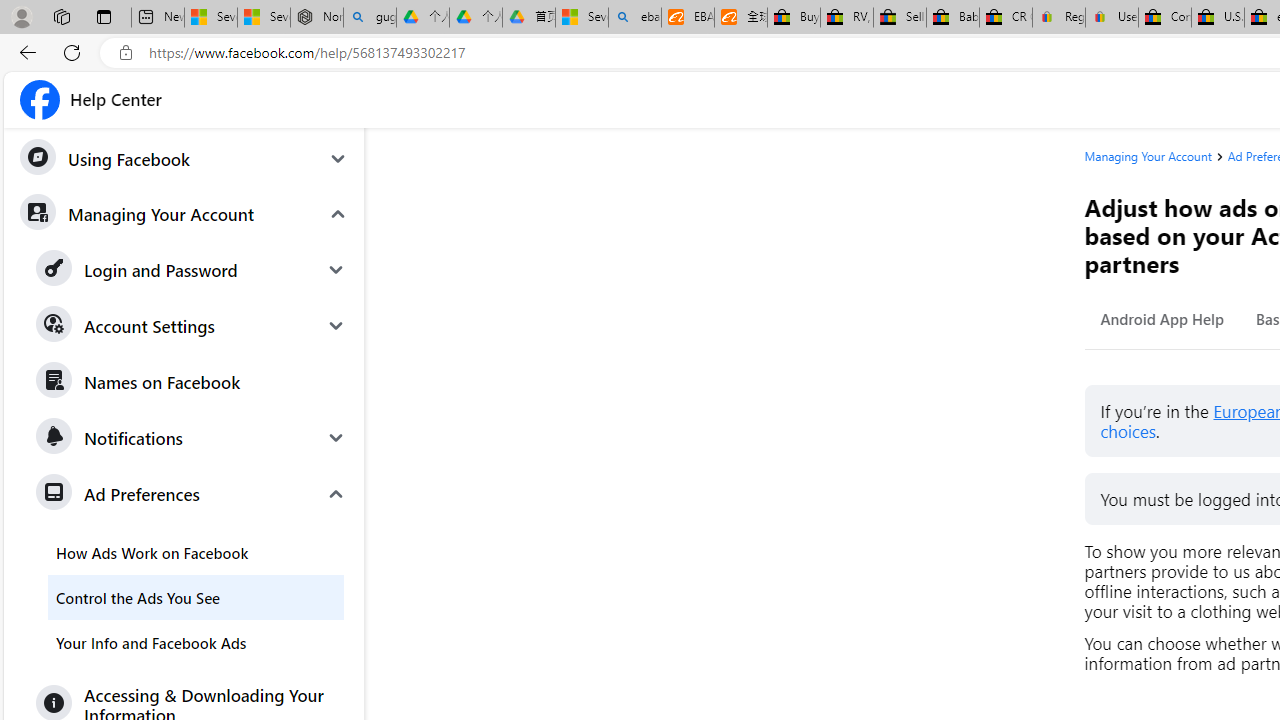 The height and width of the screenshot is (720, 1280). Describe the element at coordinates (1110, 17) in the screenshot. I see `'User Privacy Notice | eBay'` at that location.